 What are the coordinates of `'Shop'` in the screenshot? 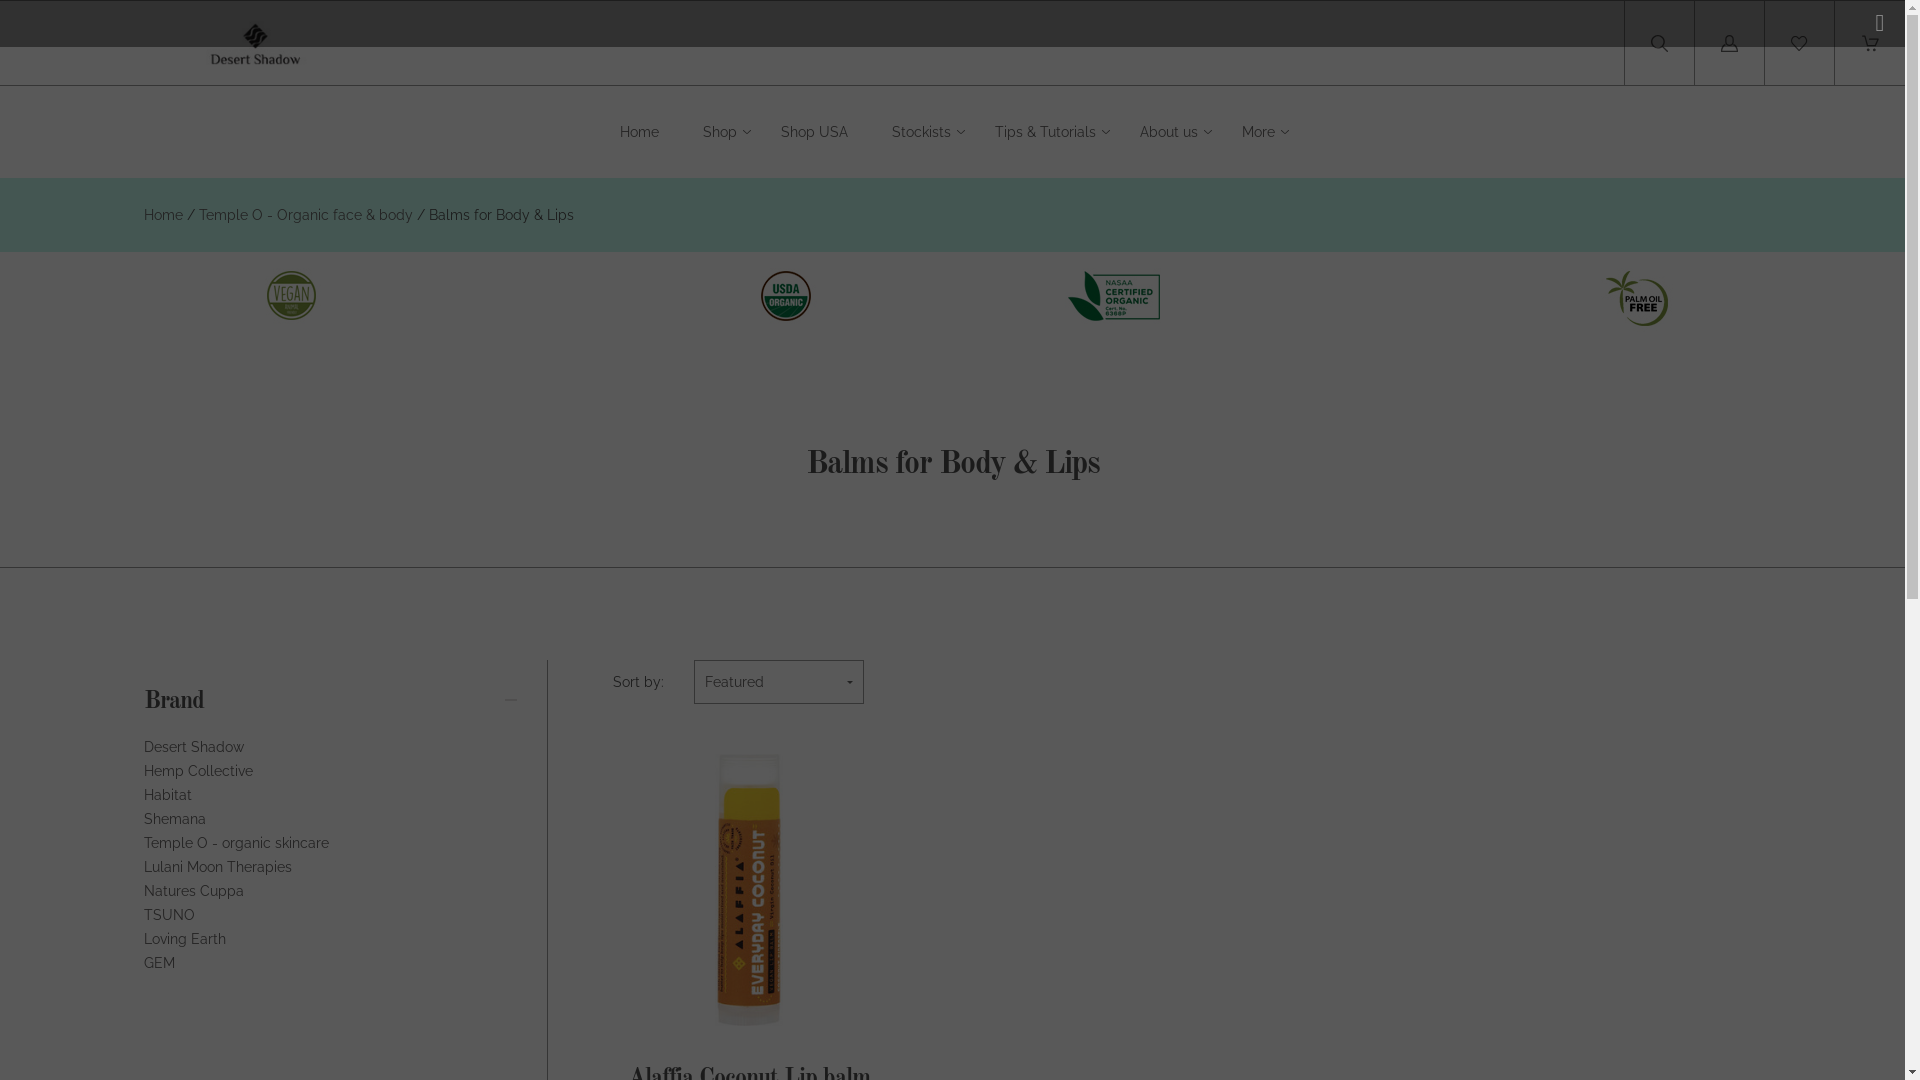 It's located at (720, 132).